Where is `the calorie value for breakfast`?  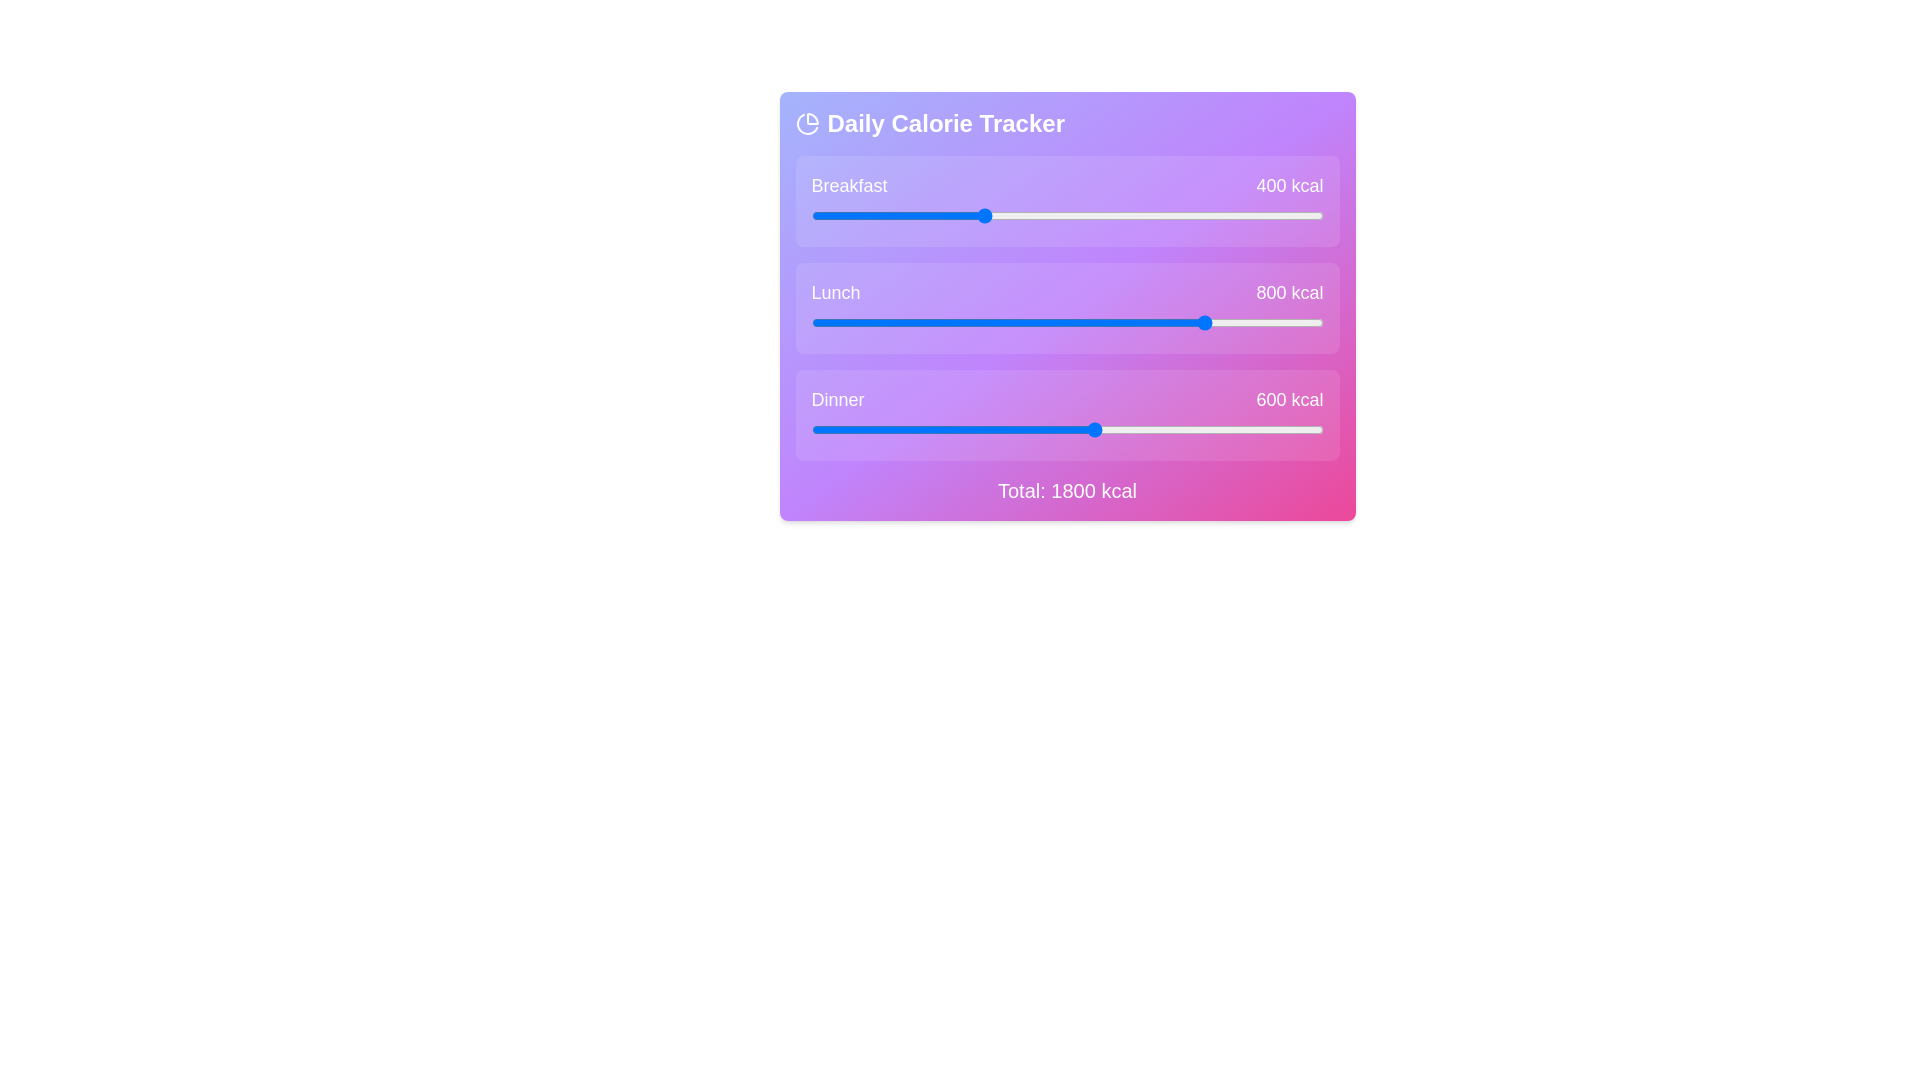 the calorie value for breakfast is located at coordinates (996, 216).